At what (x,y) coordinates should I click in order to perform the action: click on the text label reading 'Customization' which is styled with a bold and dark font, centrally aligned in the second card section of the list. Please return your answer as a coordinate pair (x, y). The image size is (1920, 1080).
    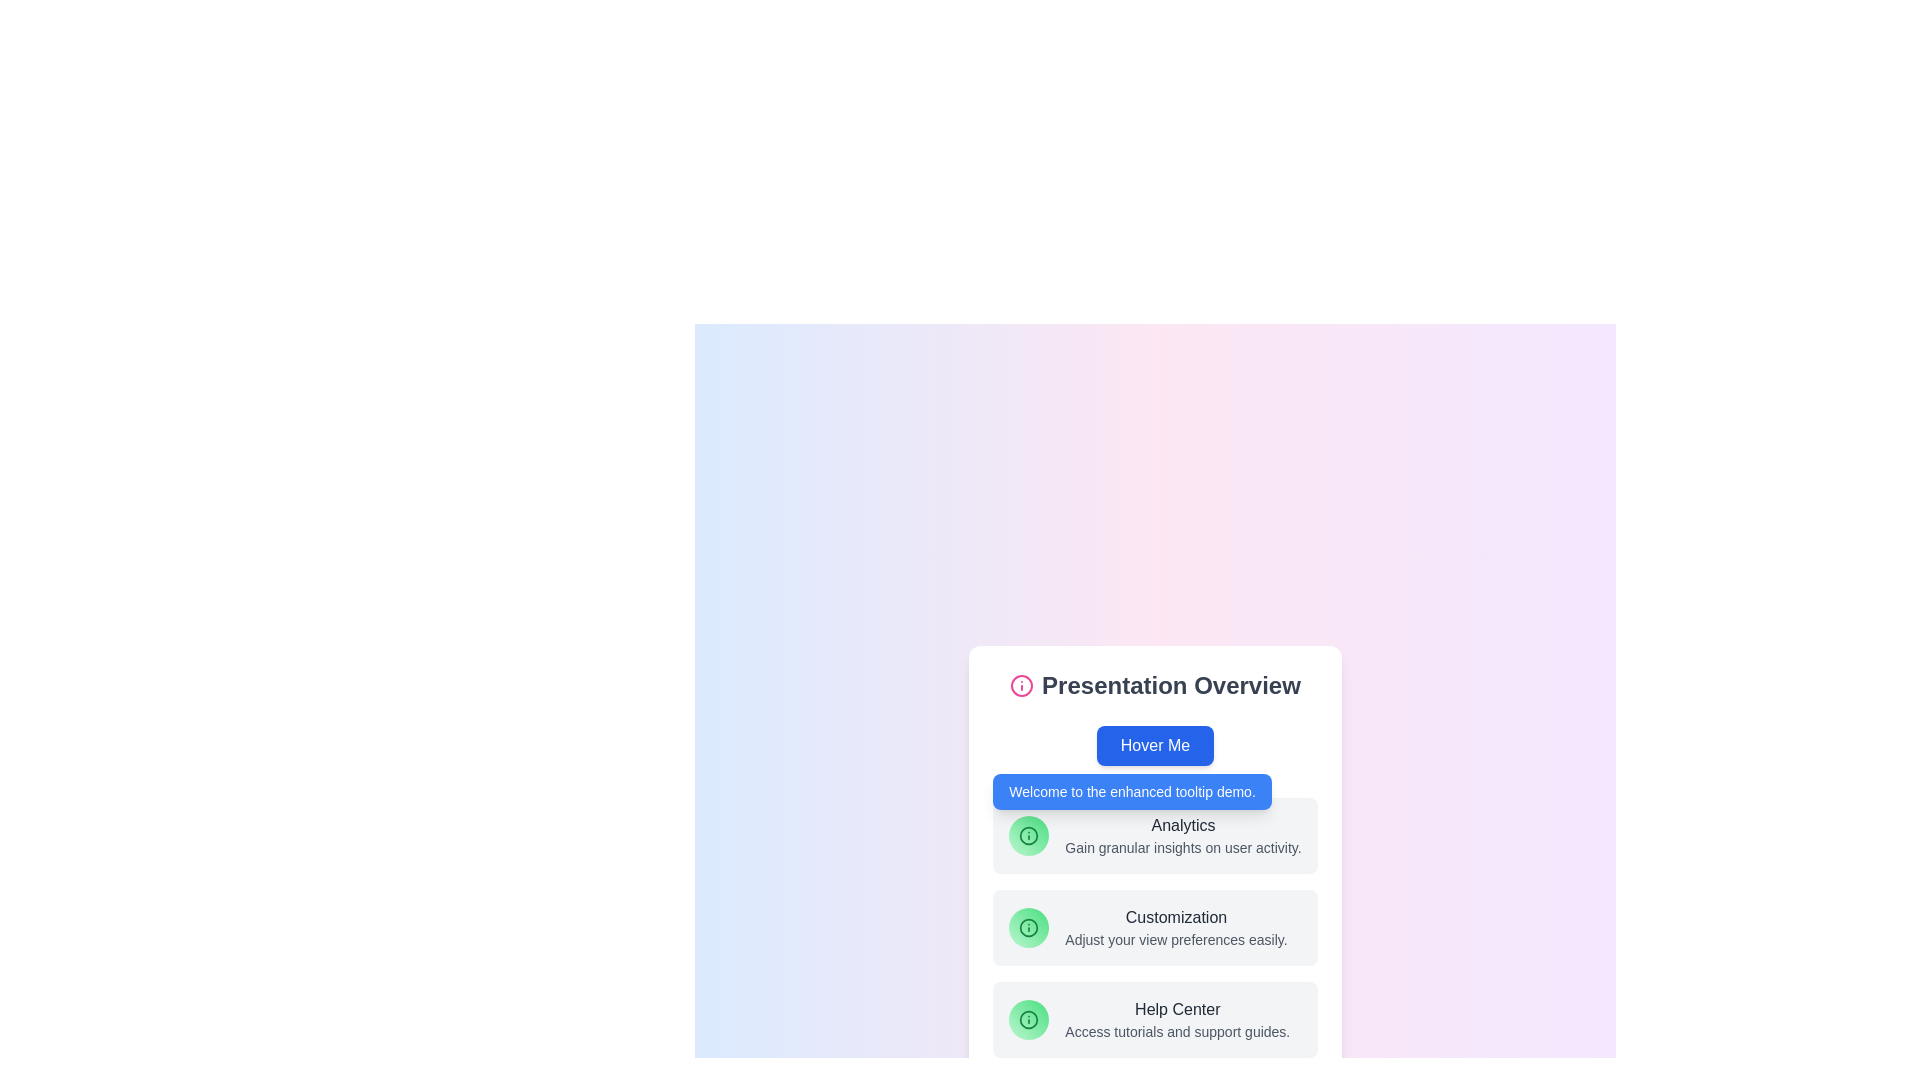
    Looking at the image, I should click on (1176, 918).